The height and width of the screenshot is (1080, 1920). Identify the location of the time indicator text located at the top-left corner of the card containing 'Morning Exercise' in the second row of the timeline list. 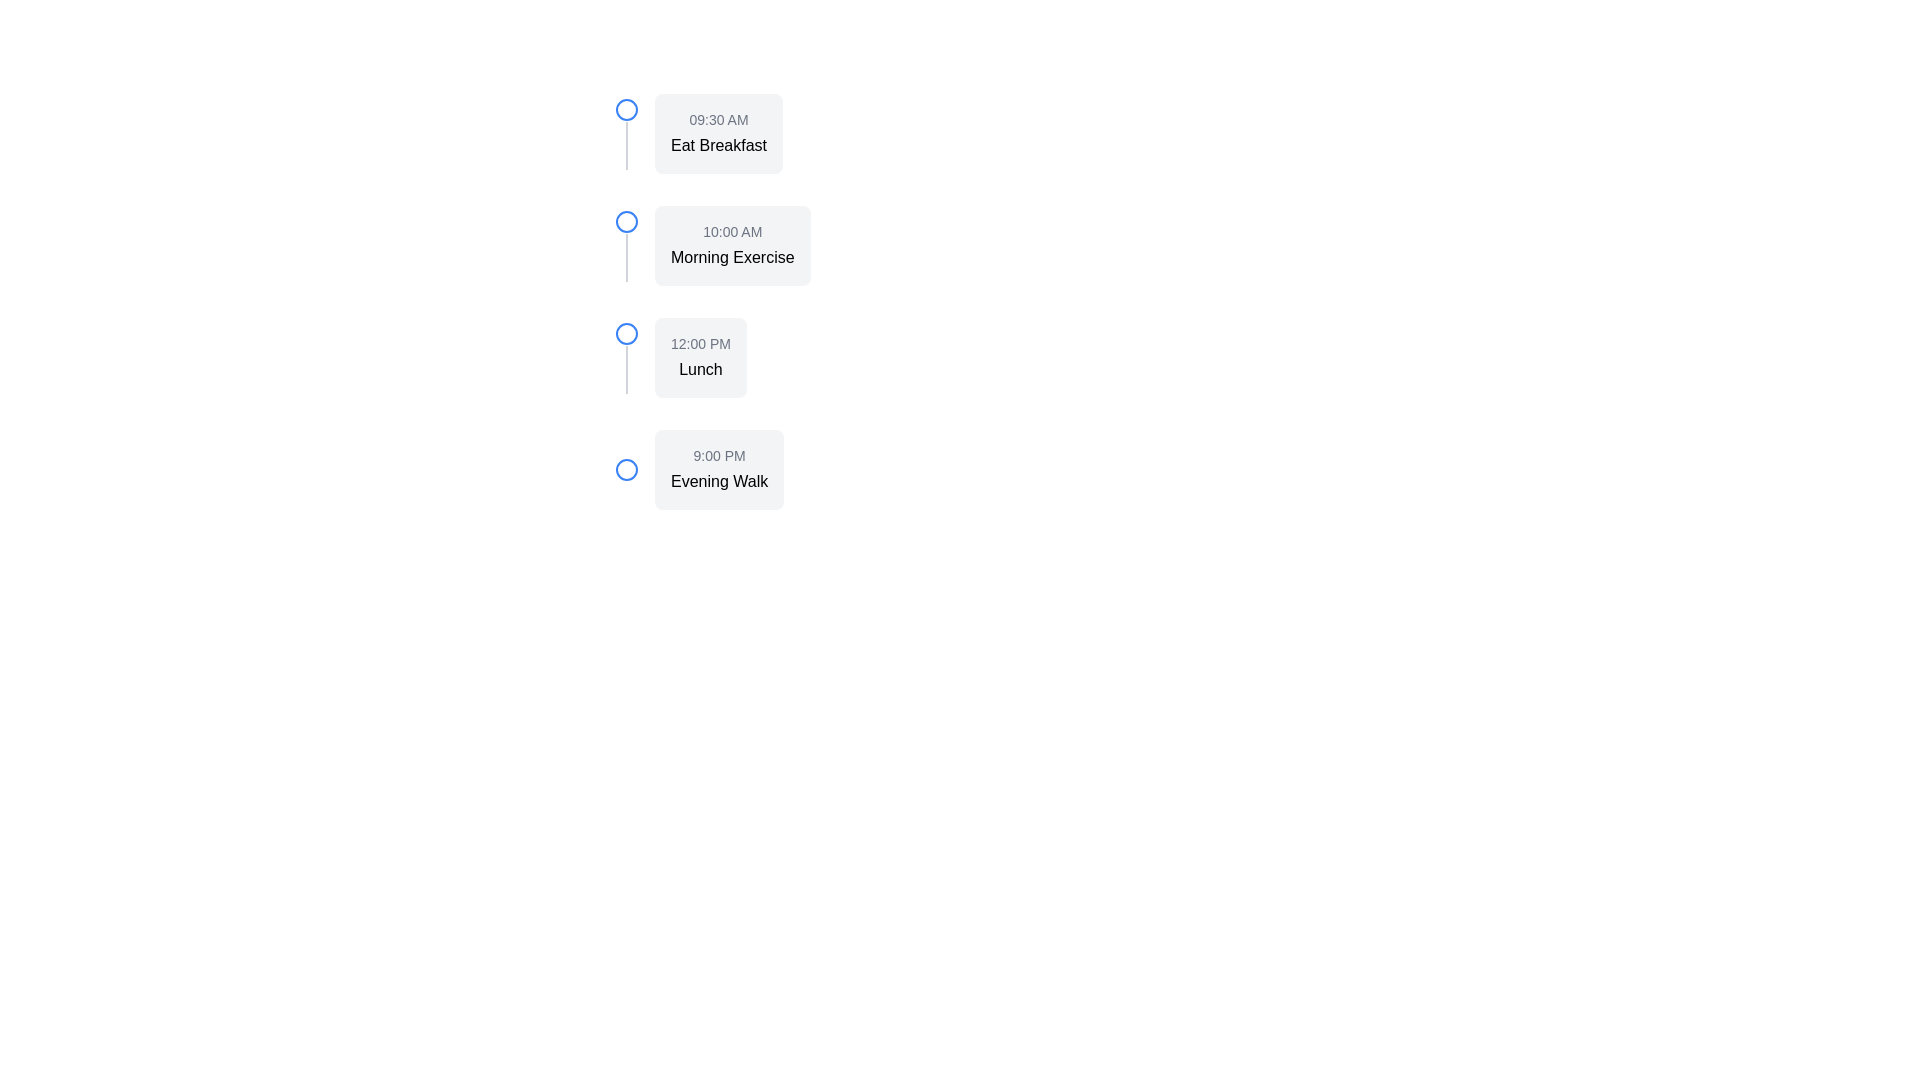
(731, 230).